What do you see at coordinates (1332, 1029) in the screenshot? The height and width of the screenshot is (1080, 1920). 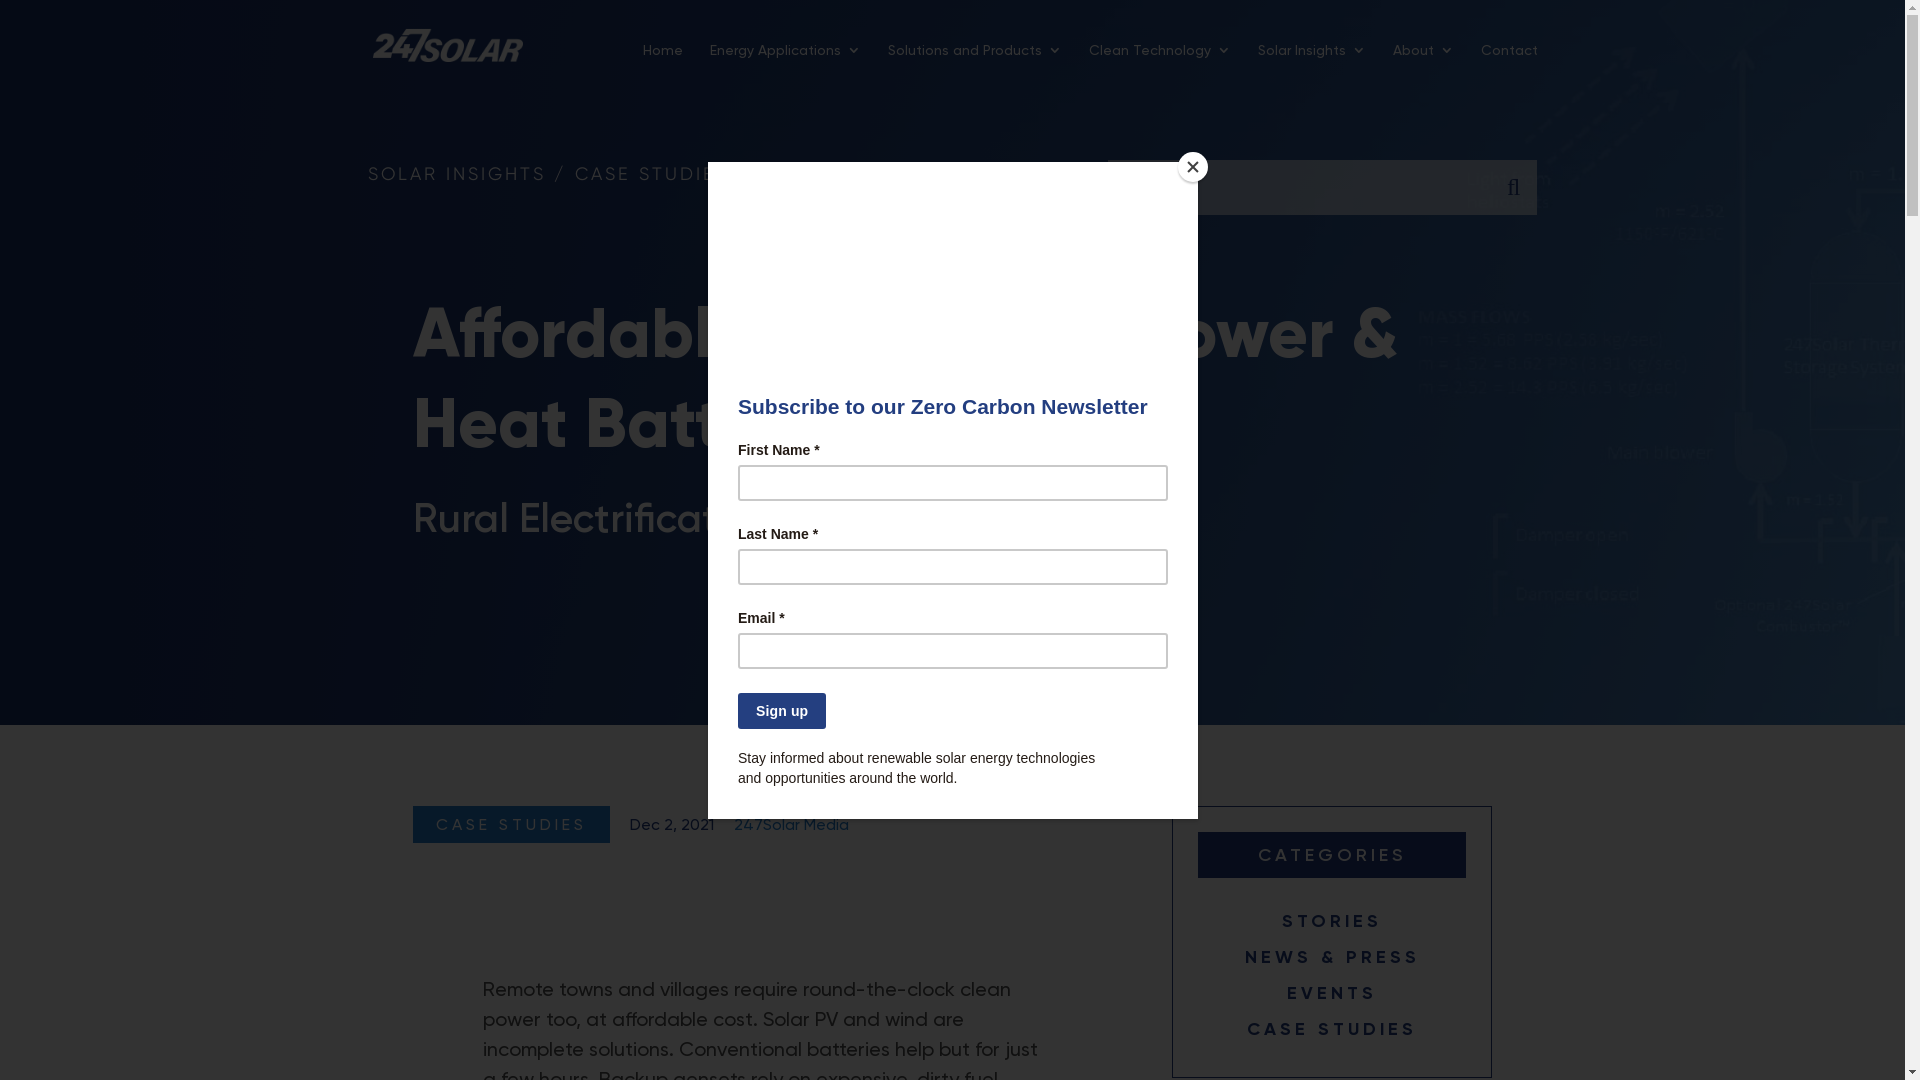 I see `'CASE STUDIES'` at bounding box center [1332, 1029].